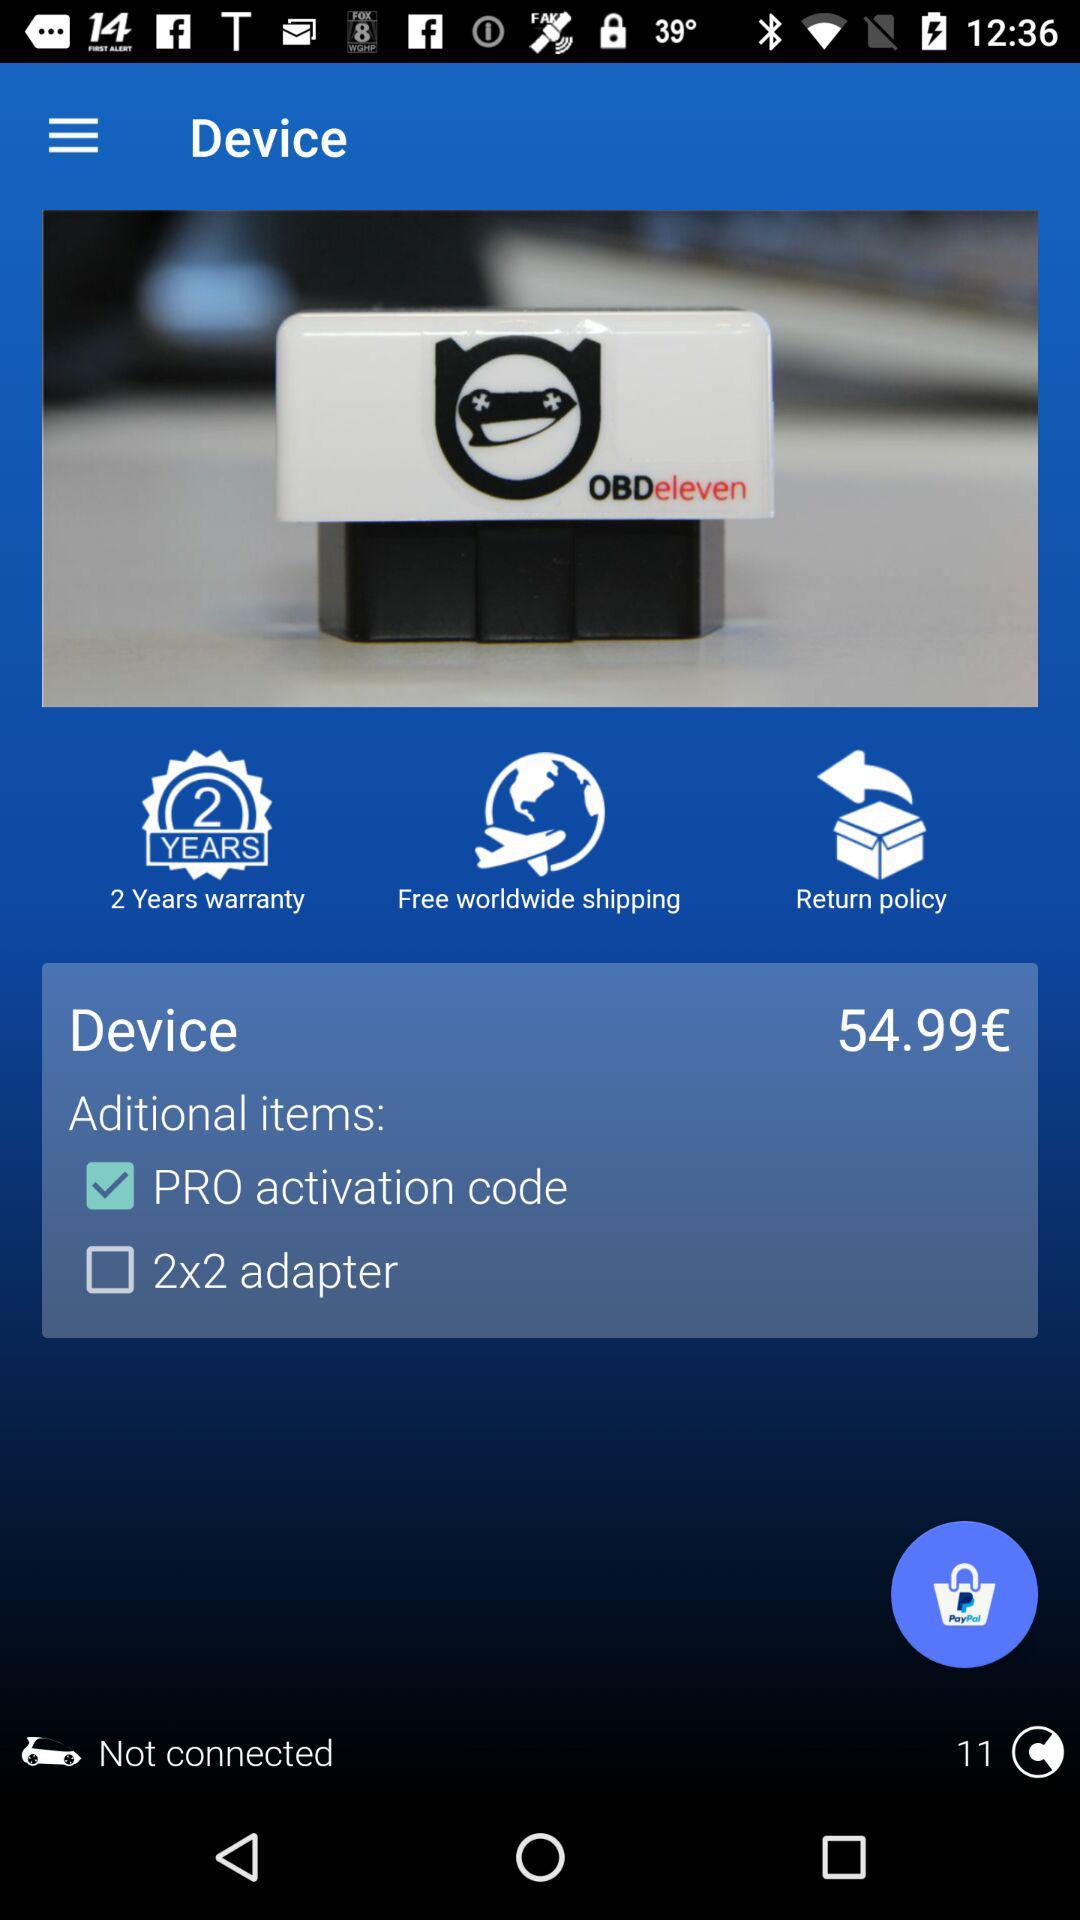  What do you see at coordinates (963, 1593) in the screenshot?
I see `open shop cart` at bounding box center [963, 1593].